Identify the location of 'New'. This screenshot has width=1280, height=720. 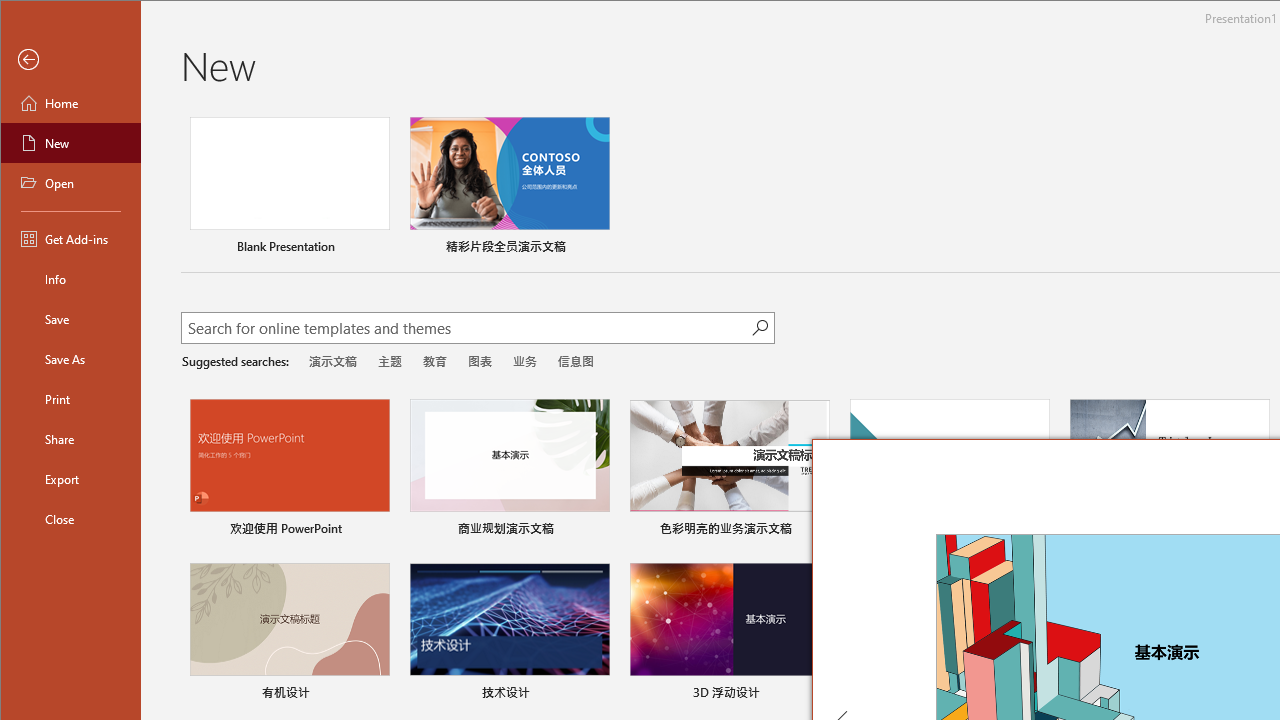
(71, 141).